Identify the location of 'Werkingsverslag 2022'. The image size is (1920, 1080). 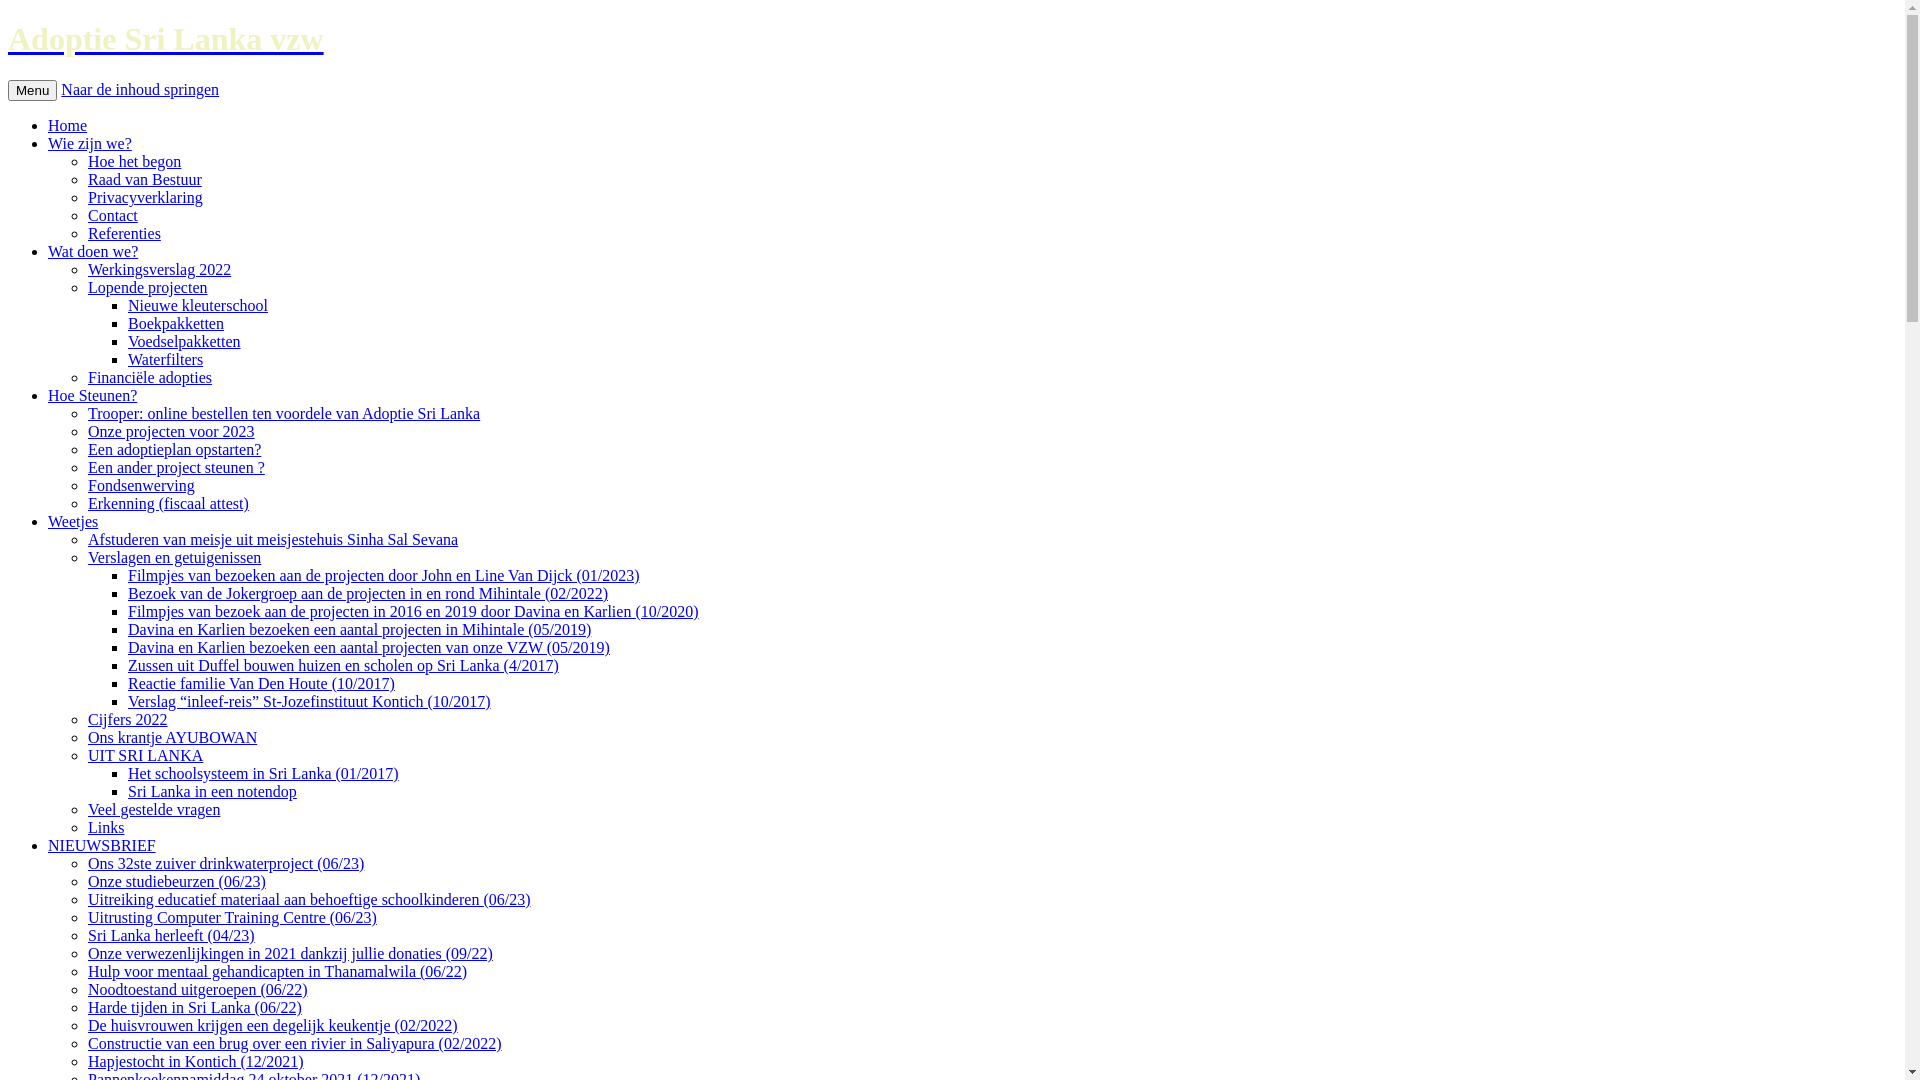
(158, 268).